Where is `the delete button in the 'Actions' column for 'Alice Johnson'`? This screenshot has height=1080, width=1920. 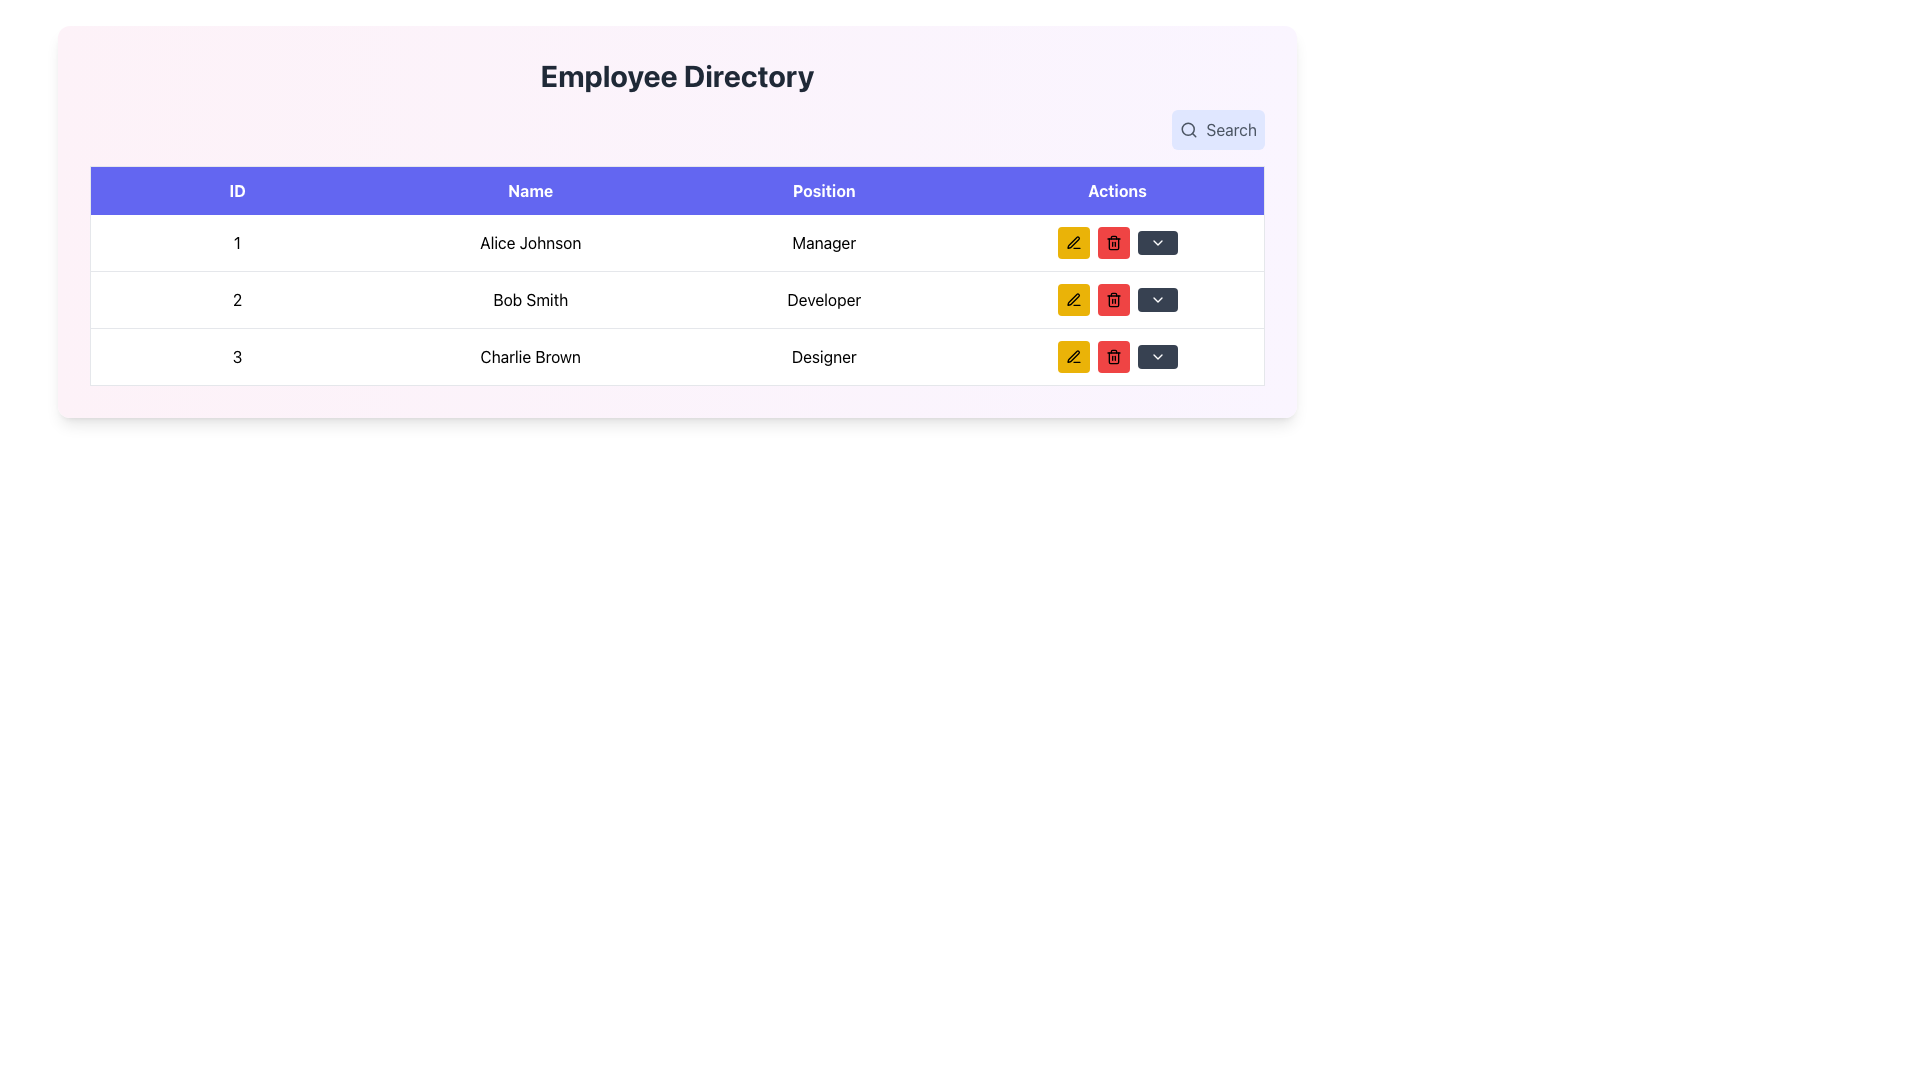
the delete button in the 'Actions' column for 'Alice Johnson' is located at coordinates (1112, 242).